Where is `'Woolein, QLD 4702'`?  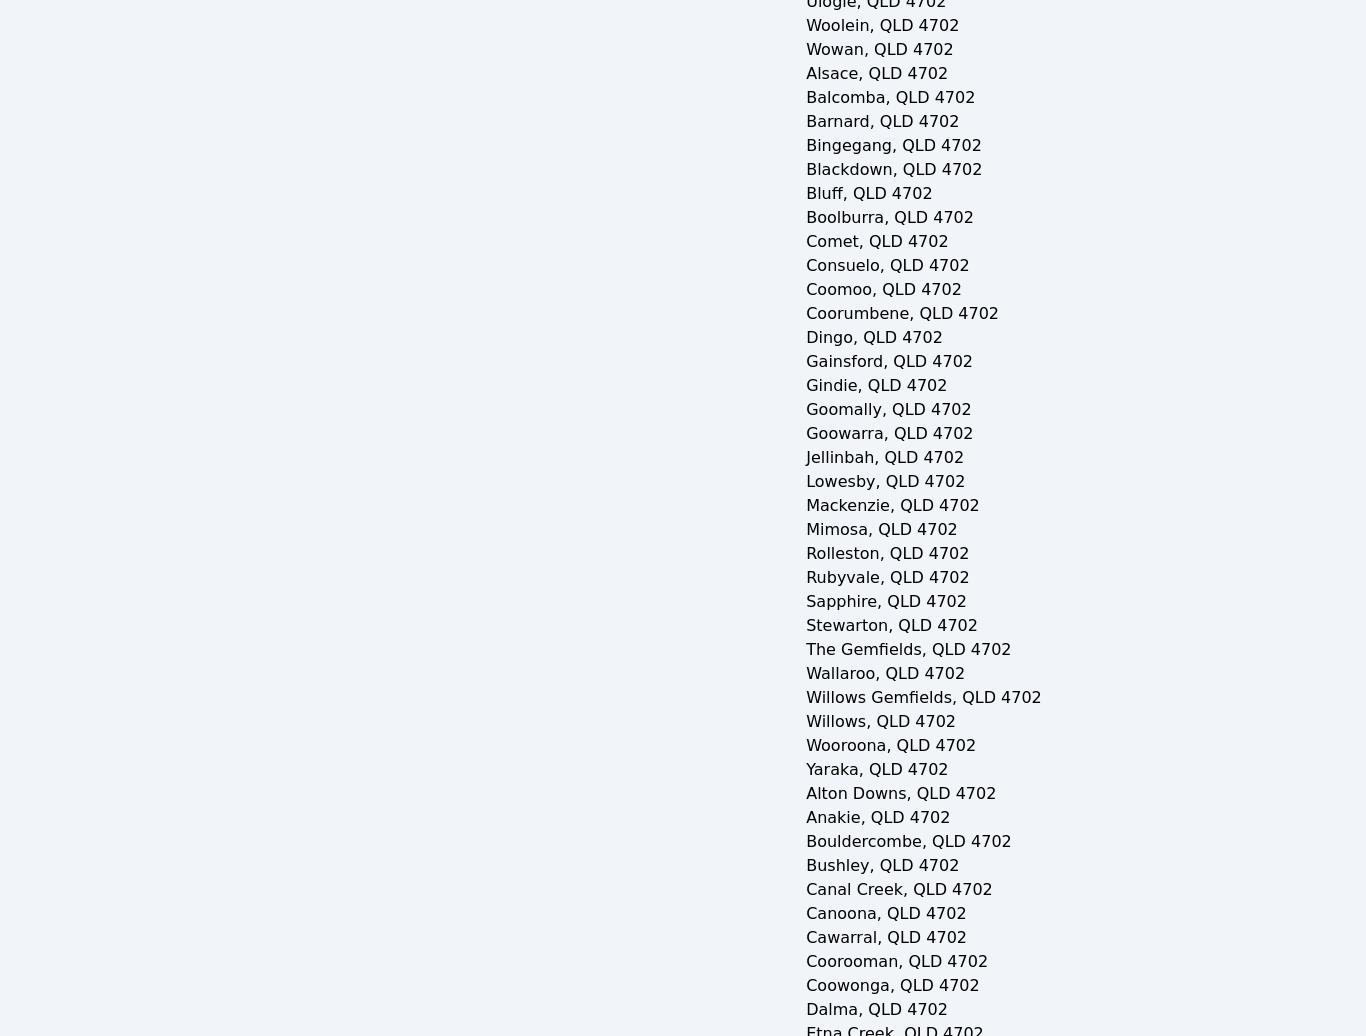 'Woolein, QLD 4702' is located at coordinates (881, 25).